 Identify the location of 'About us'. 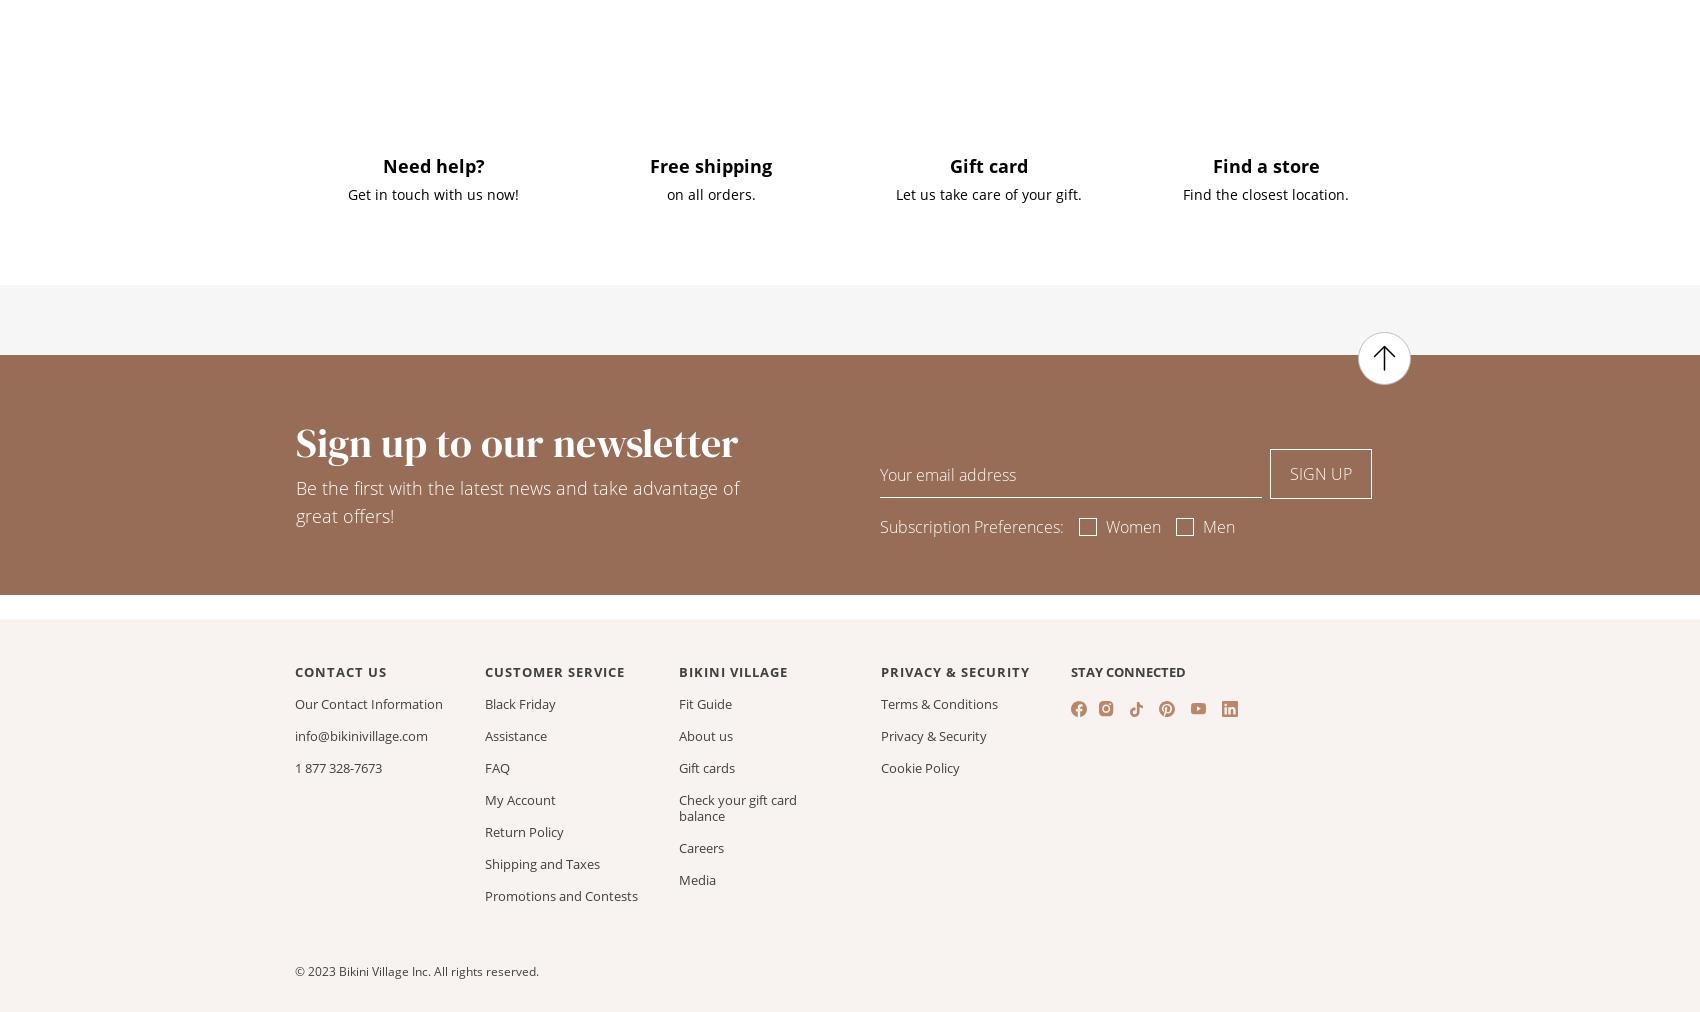
(706, 735).